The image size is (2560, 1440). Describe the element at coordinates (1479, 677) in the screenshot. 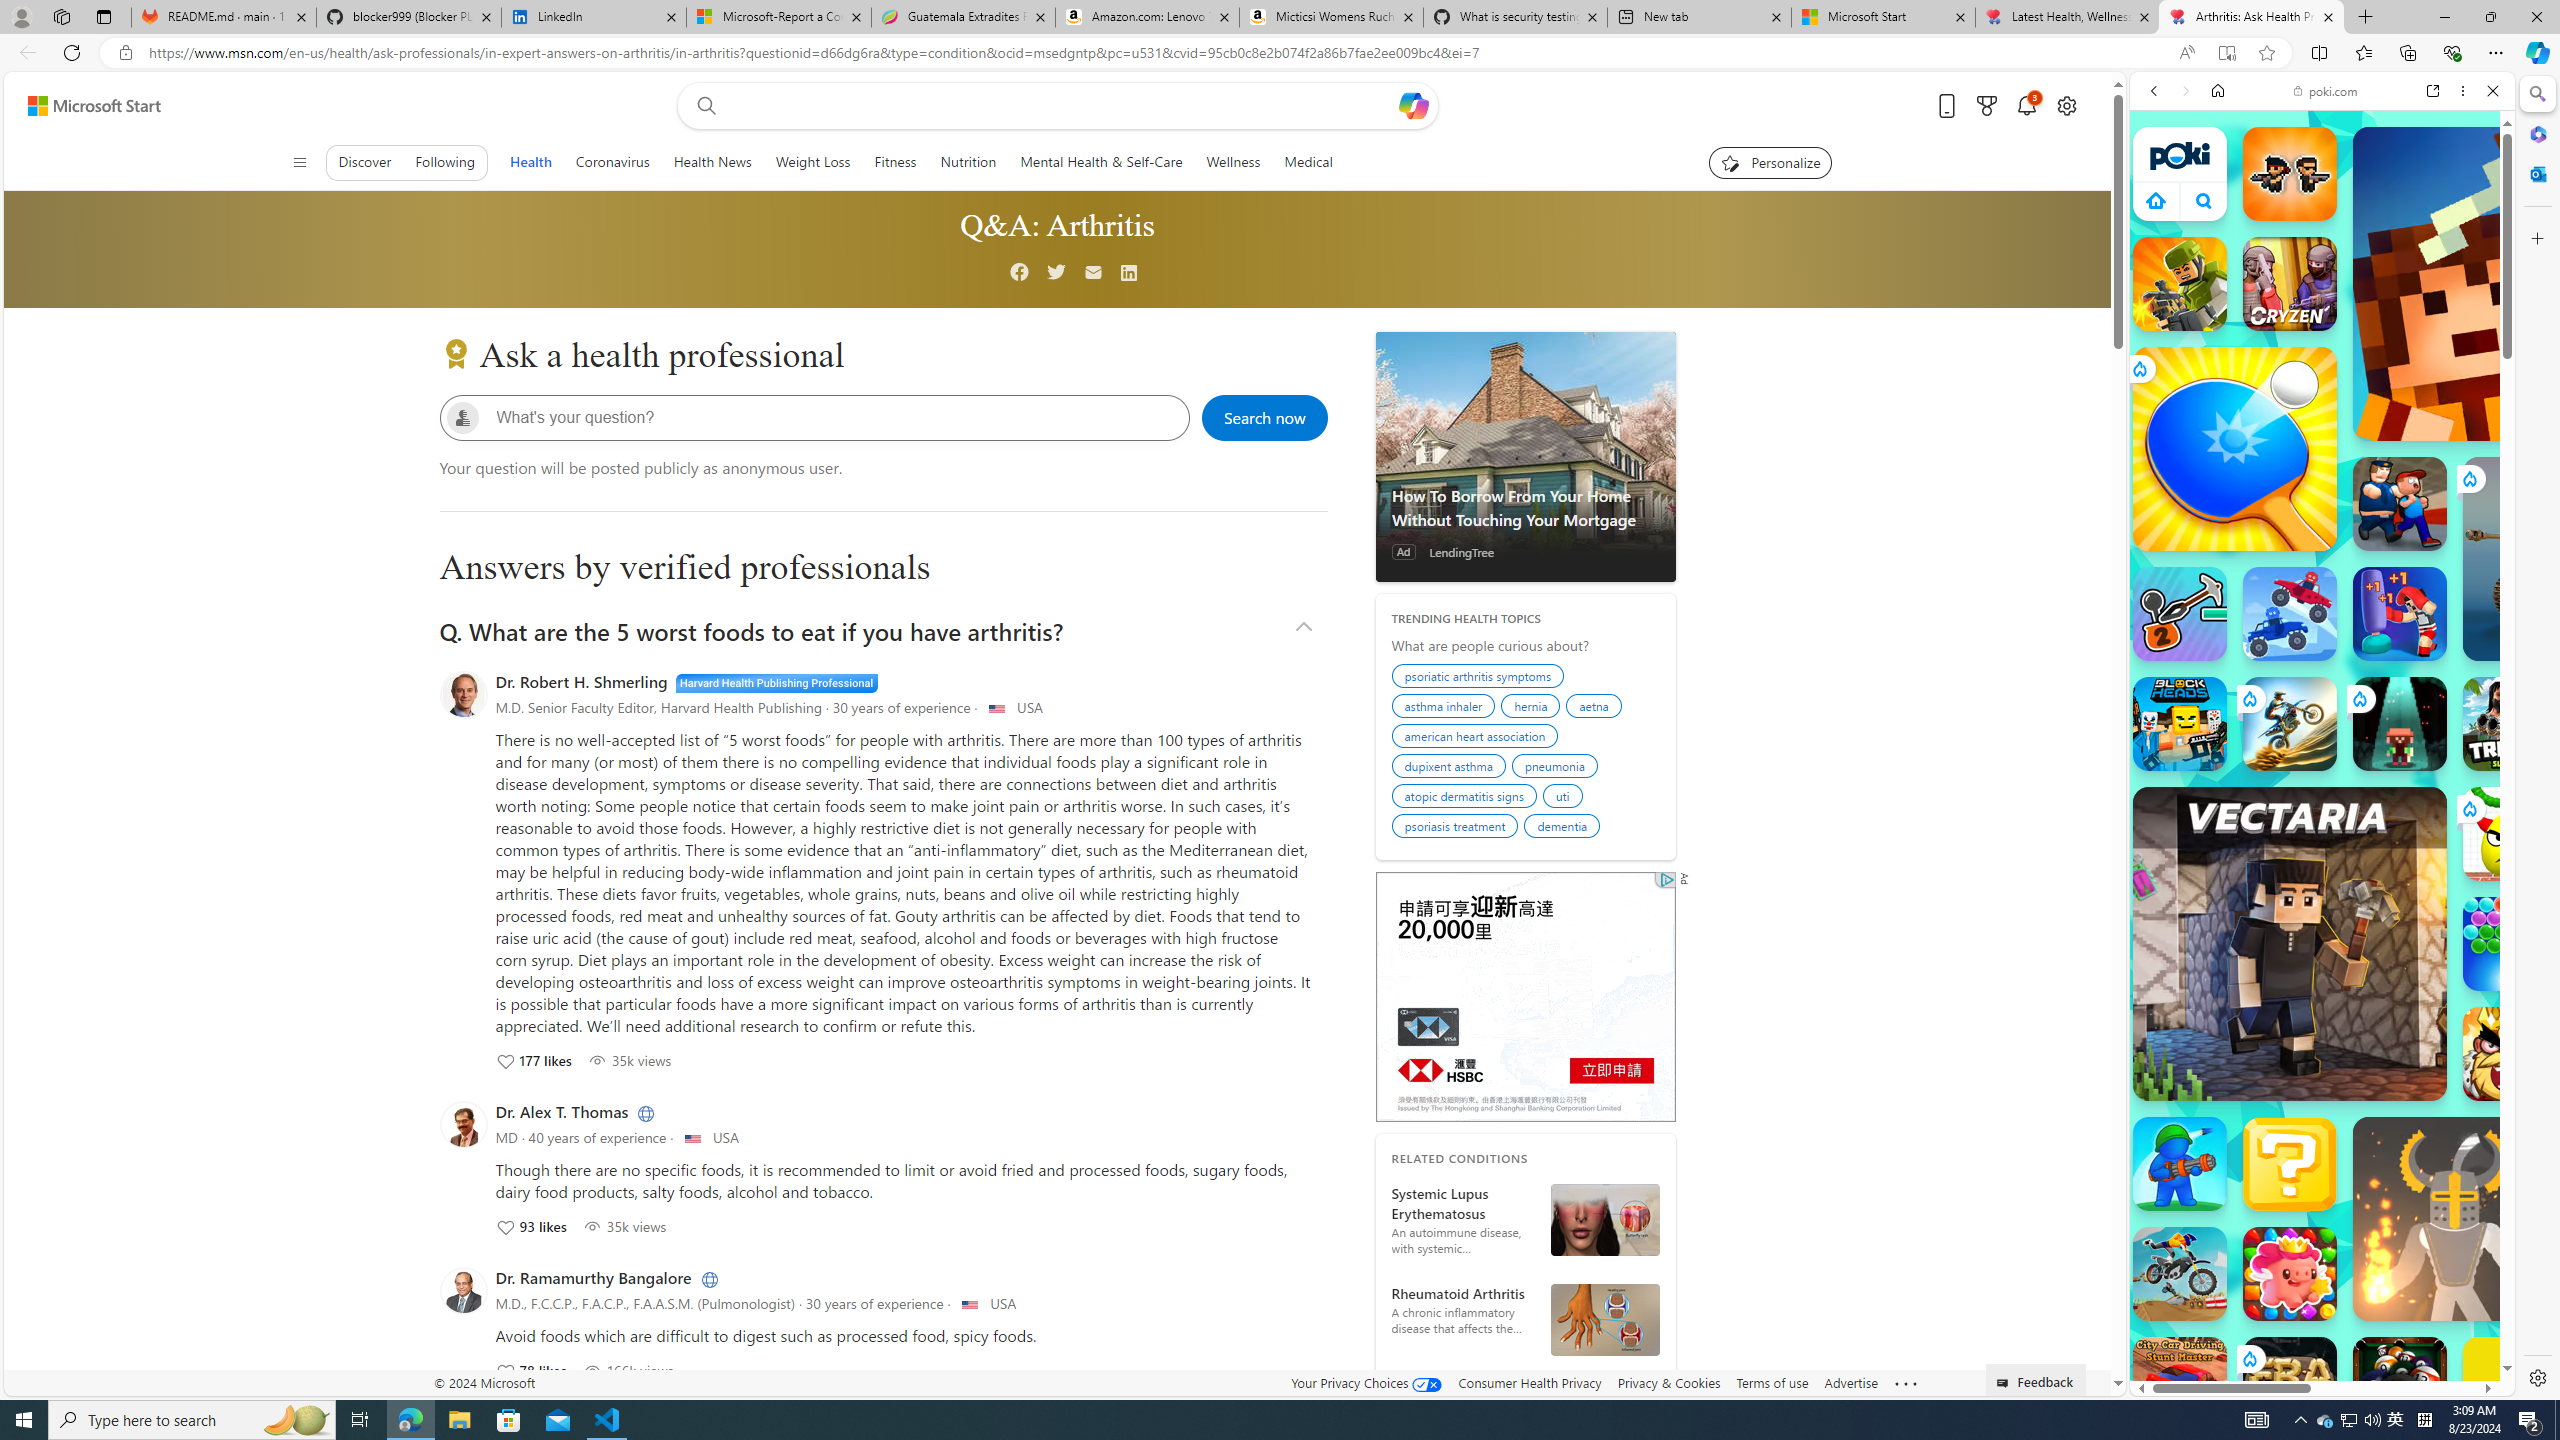

I see `'psoriatic arthritis symptoms'` at that location.